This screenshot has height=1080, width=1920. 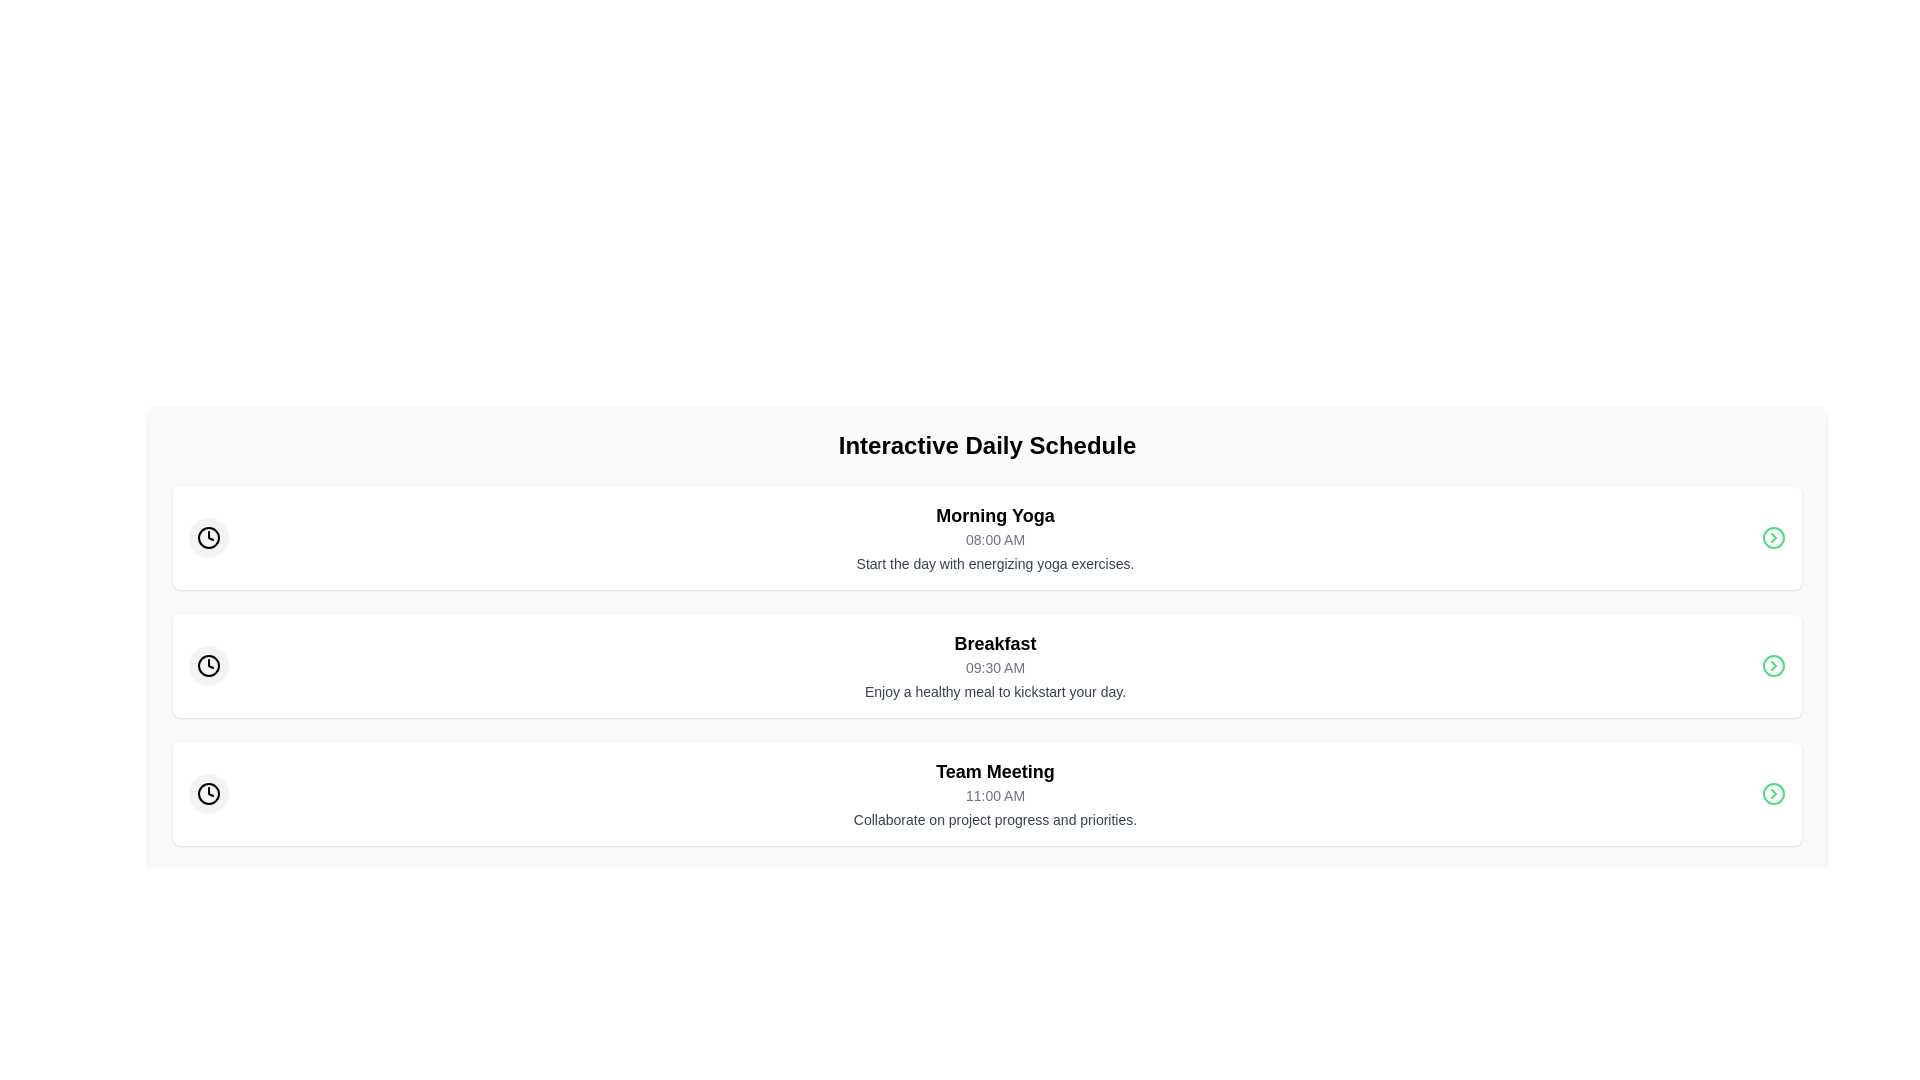 I want to click on the bold text label that reads 'Breakfast', which is the first and largest text block in the middle row of a three-row schedule layout, so click(x=995, y=644).